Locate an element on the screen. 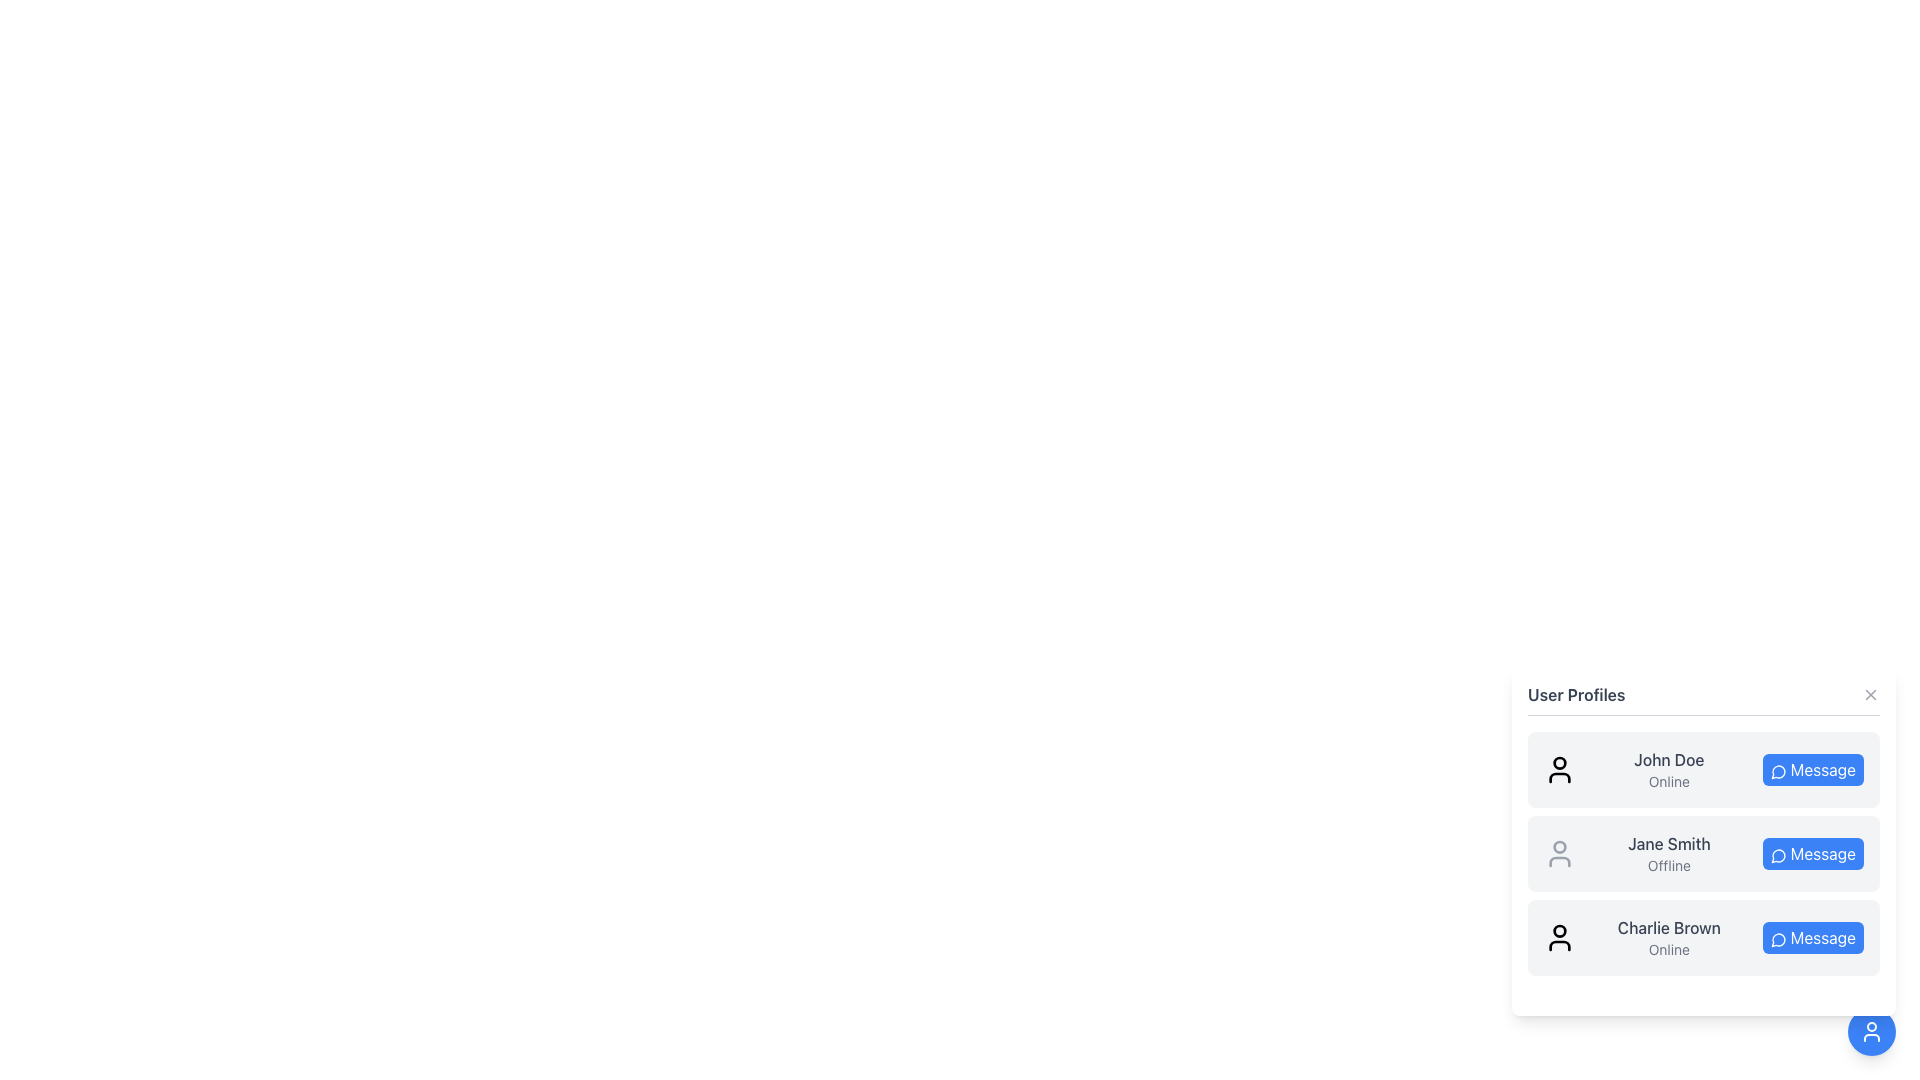 This screenshot has height=1080, width=1920. the button located in the bottom right of Charlie Brown's profile to send a message is located at coordinates (1813, 937).